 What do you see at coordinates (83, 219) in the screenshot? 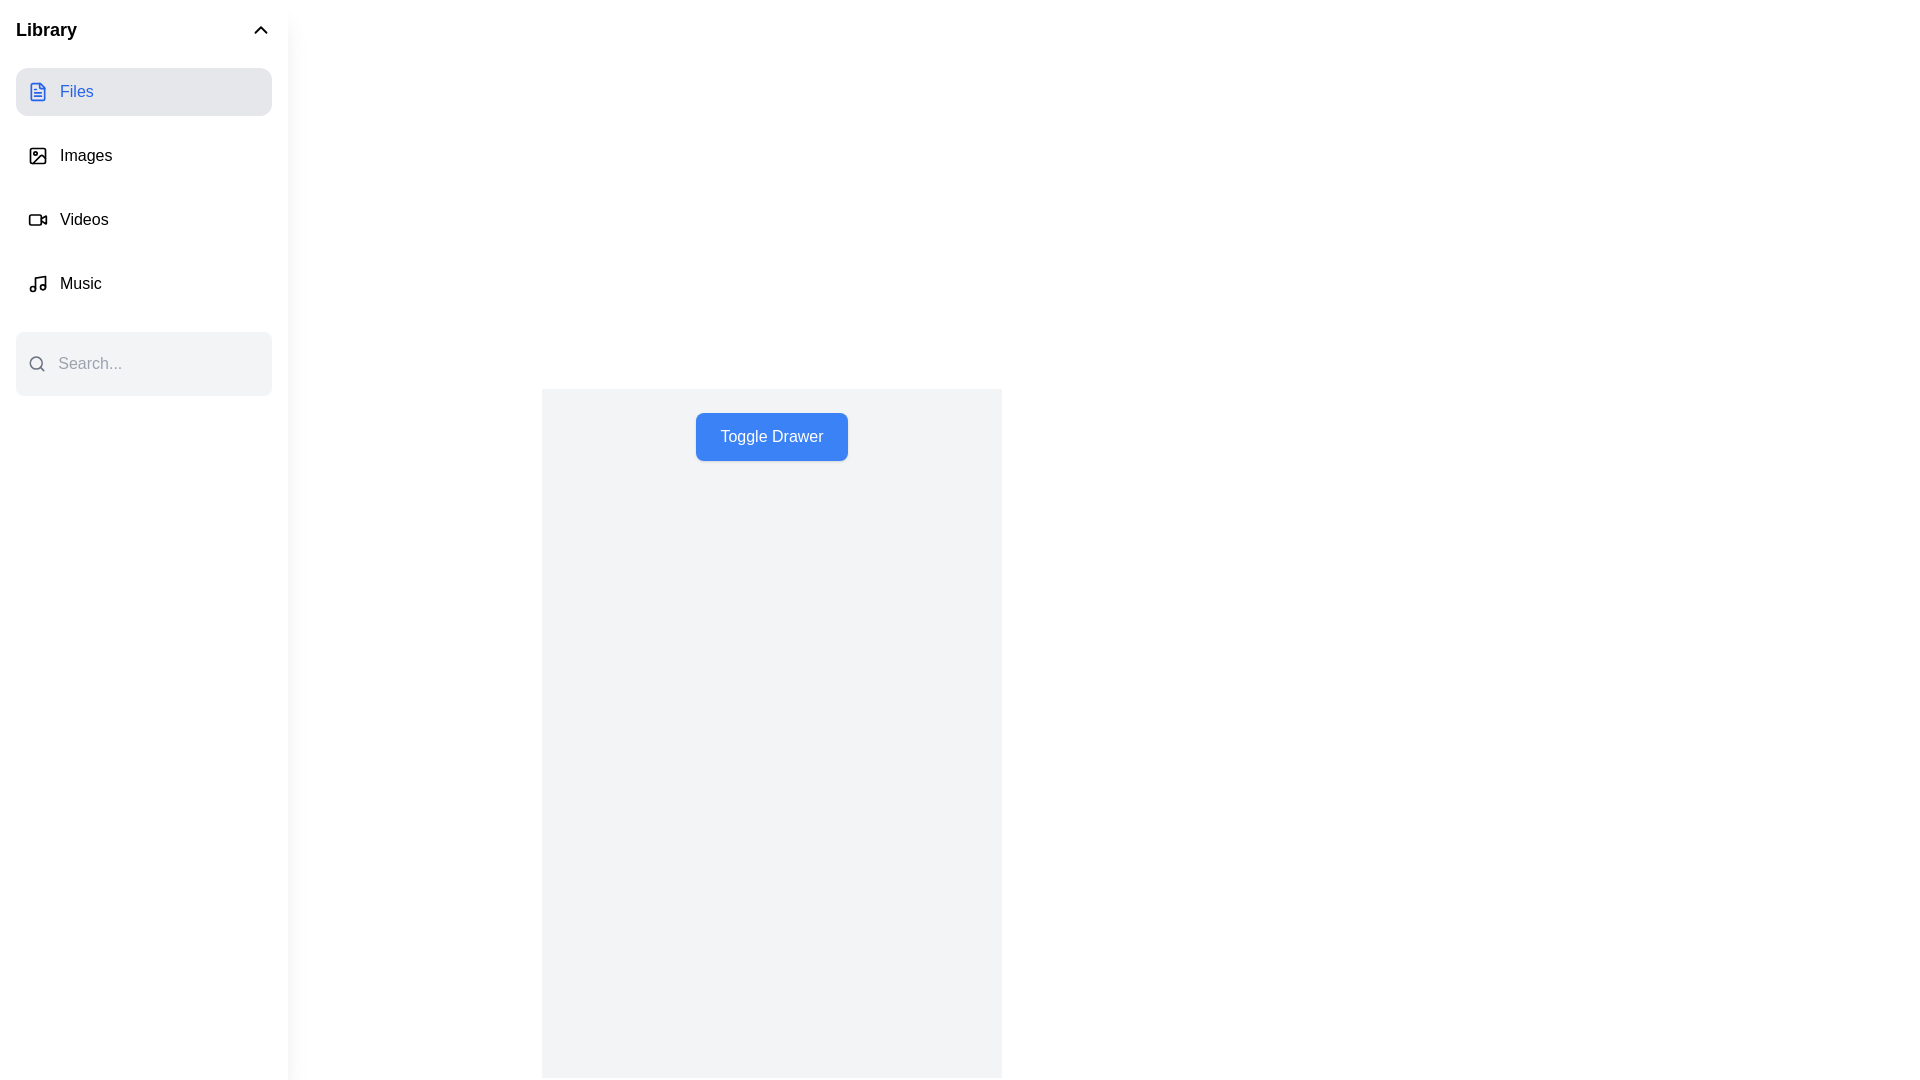
I see `the text label for the video menu option located directly below the 'Images' menu and above the 'Music' menu` at bounding box center [83, 219].